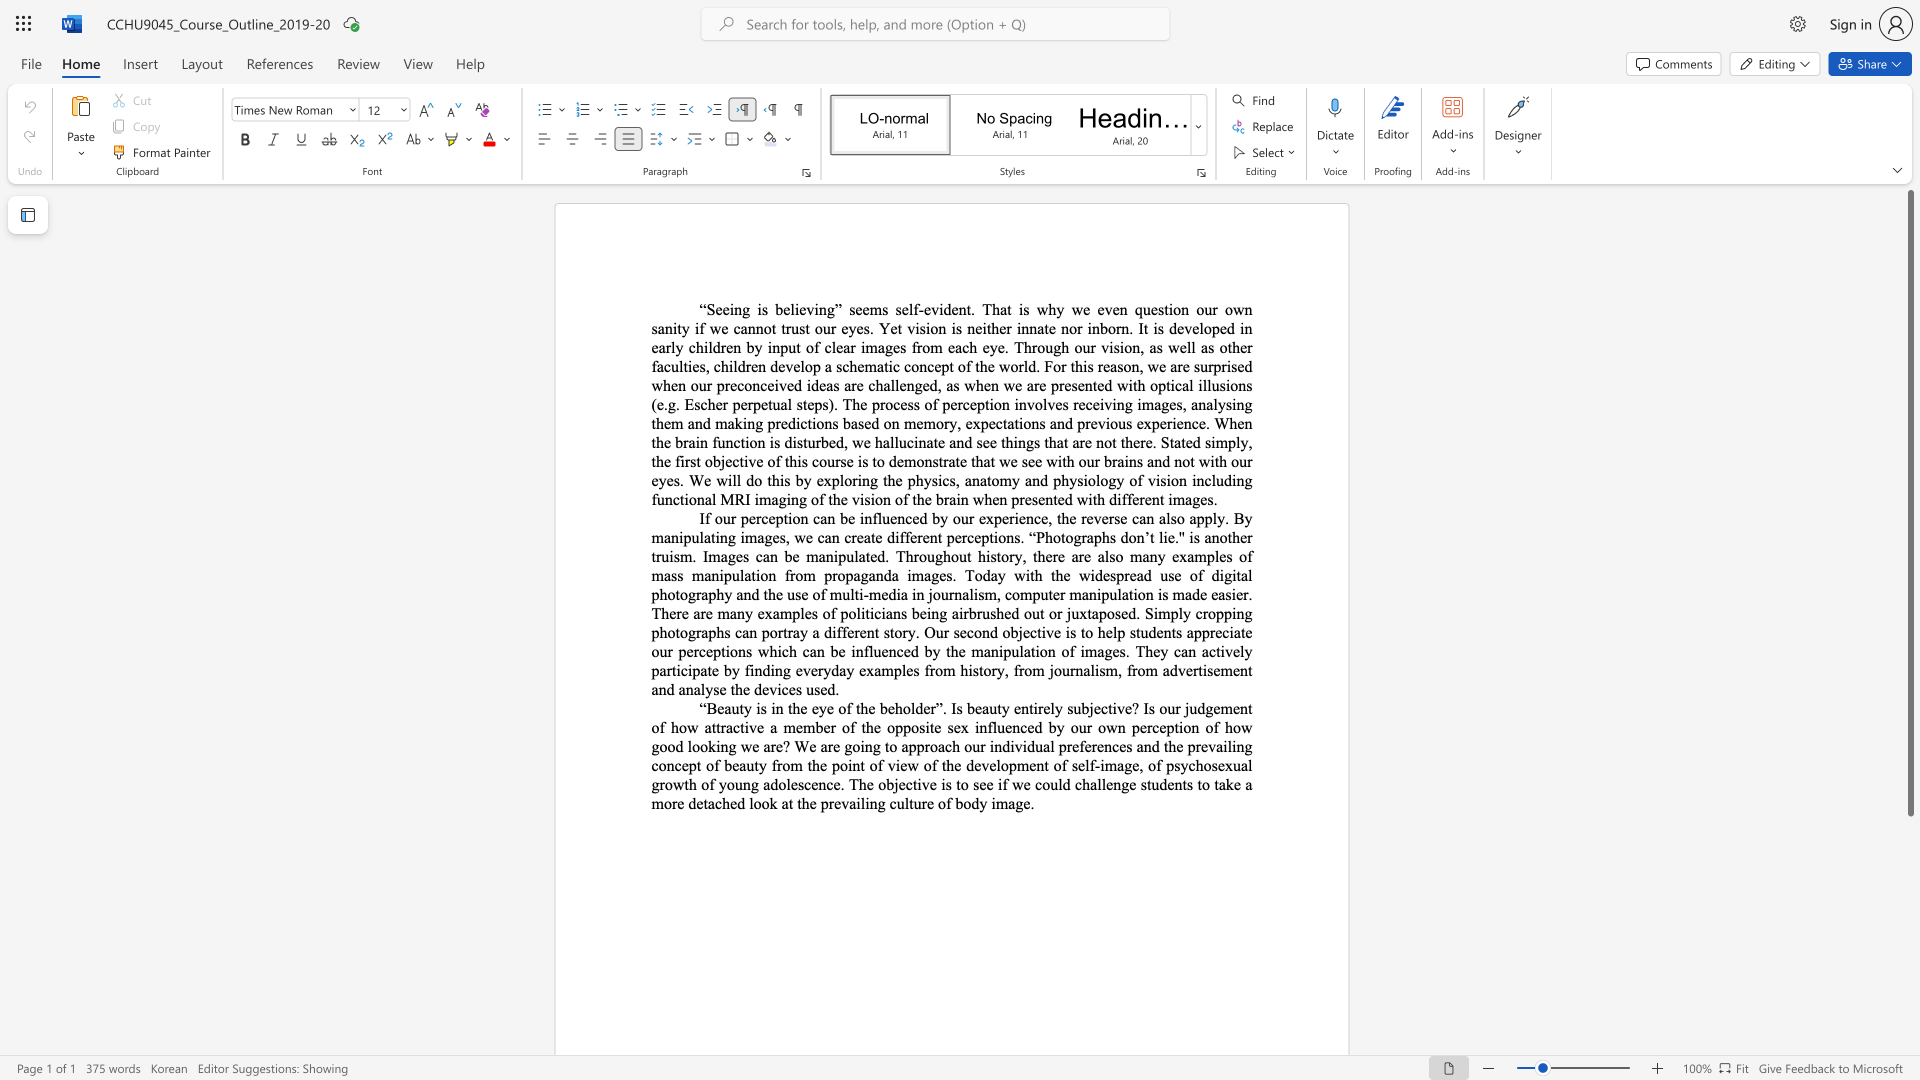  I want to click on the scrollbar on the side, so click(1909, 1039).